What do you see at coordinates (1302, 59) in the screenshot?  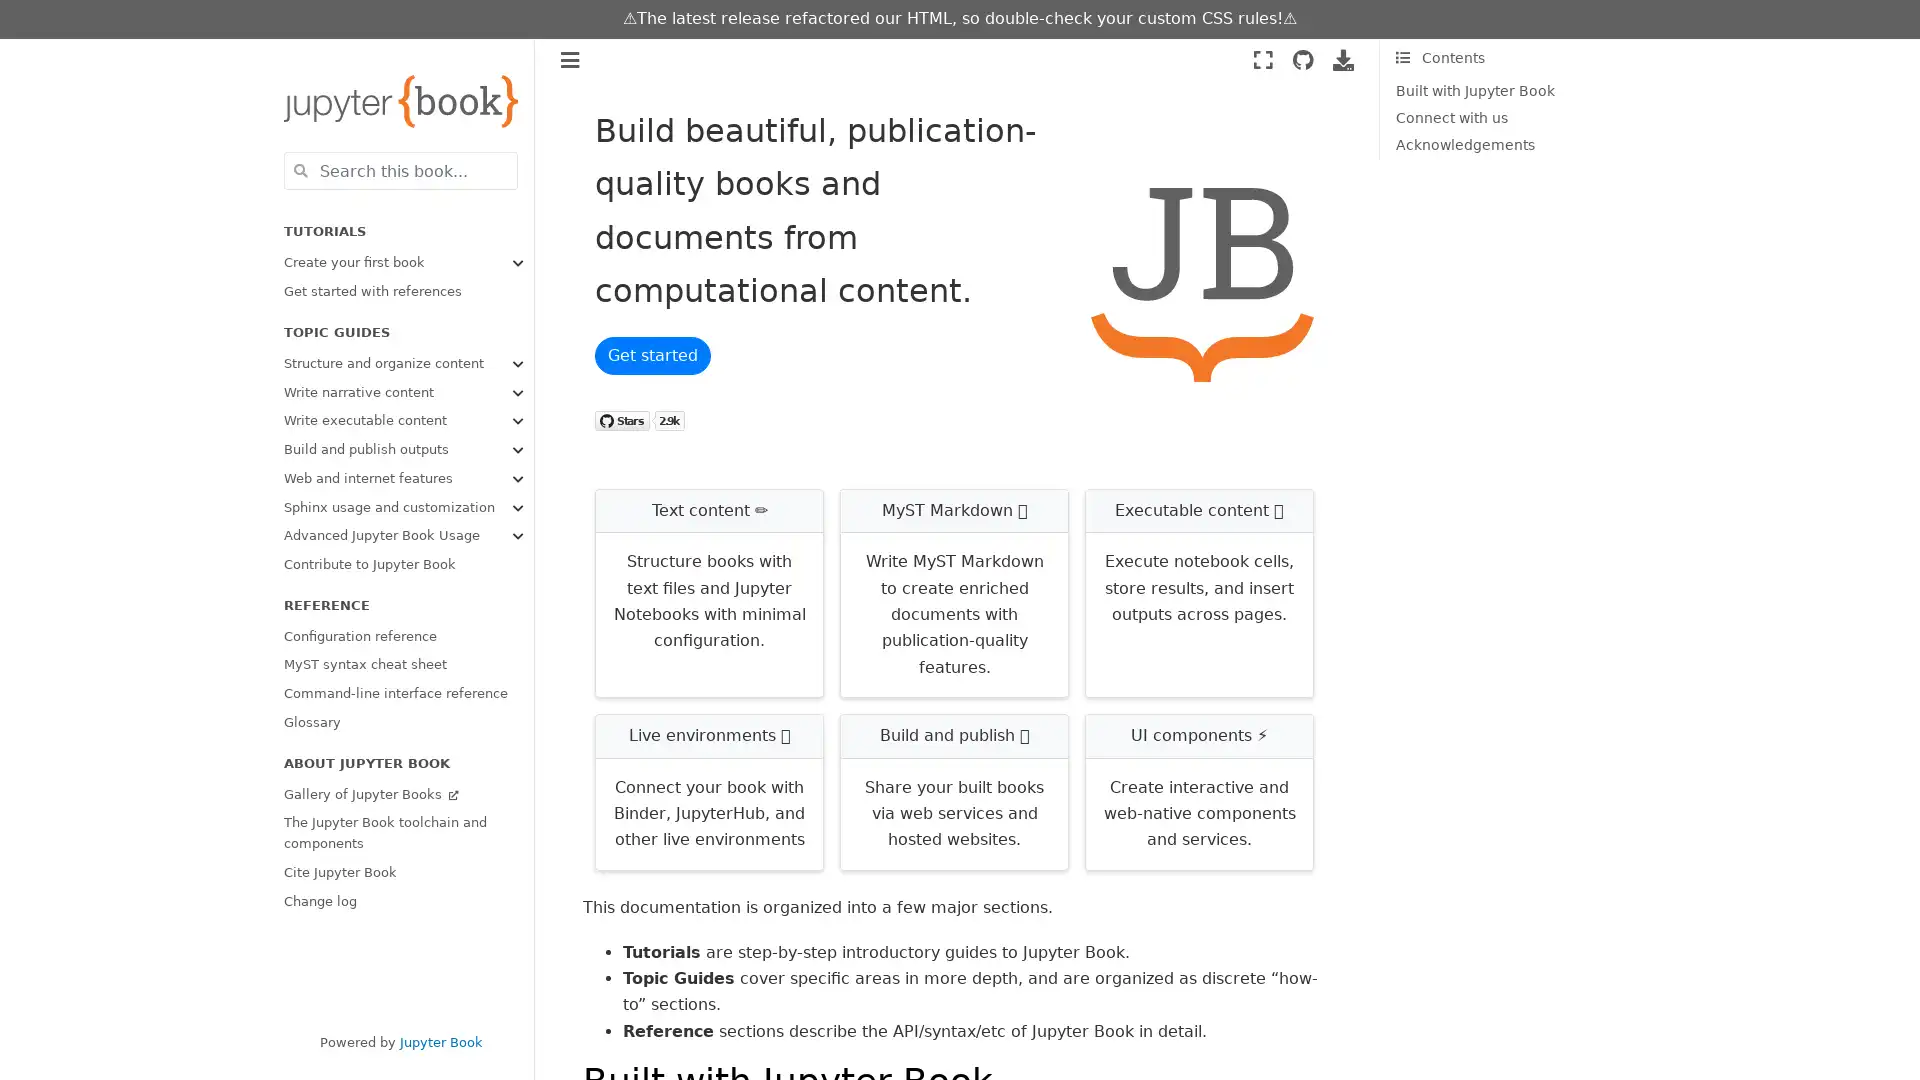 I see `Source repositories` at bounding box center [1302, 59].